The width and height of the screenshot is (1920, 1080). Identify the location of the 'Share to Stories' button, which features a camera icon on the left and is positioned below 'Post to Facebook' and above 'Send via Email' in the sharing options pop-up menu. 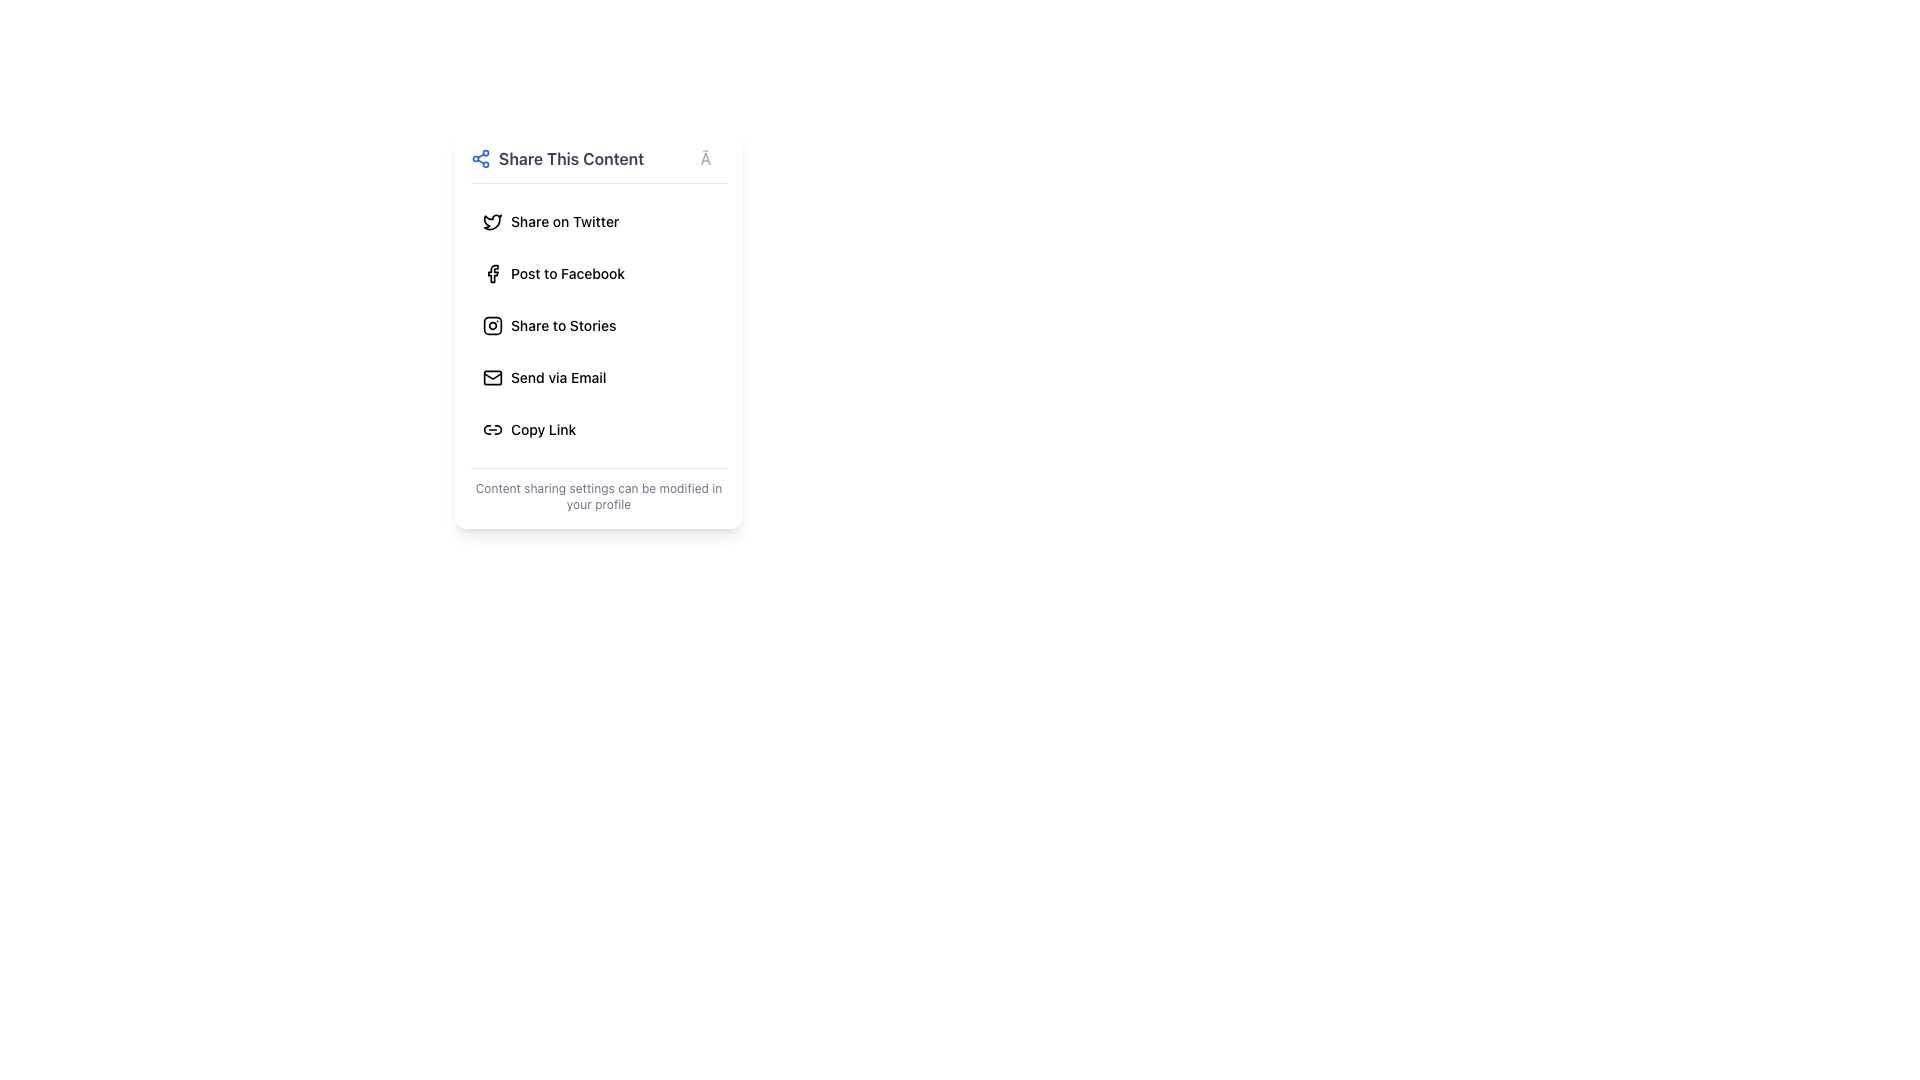
(598, 325).